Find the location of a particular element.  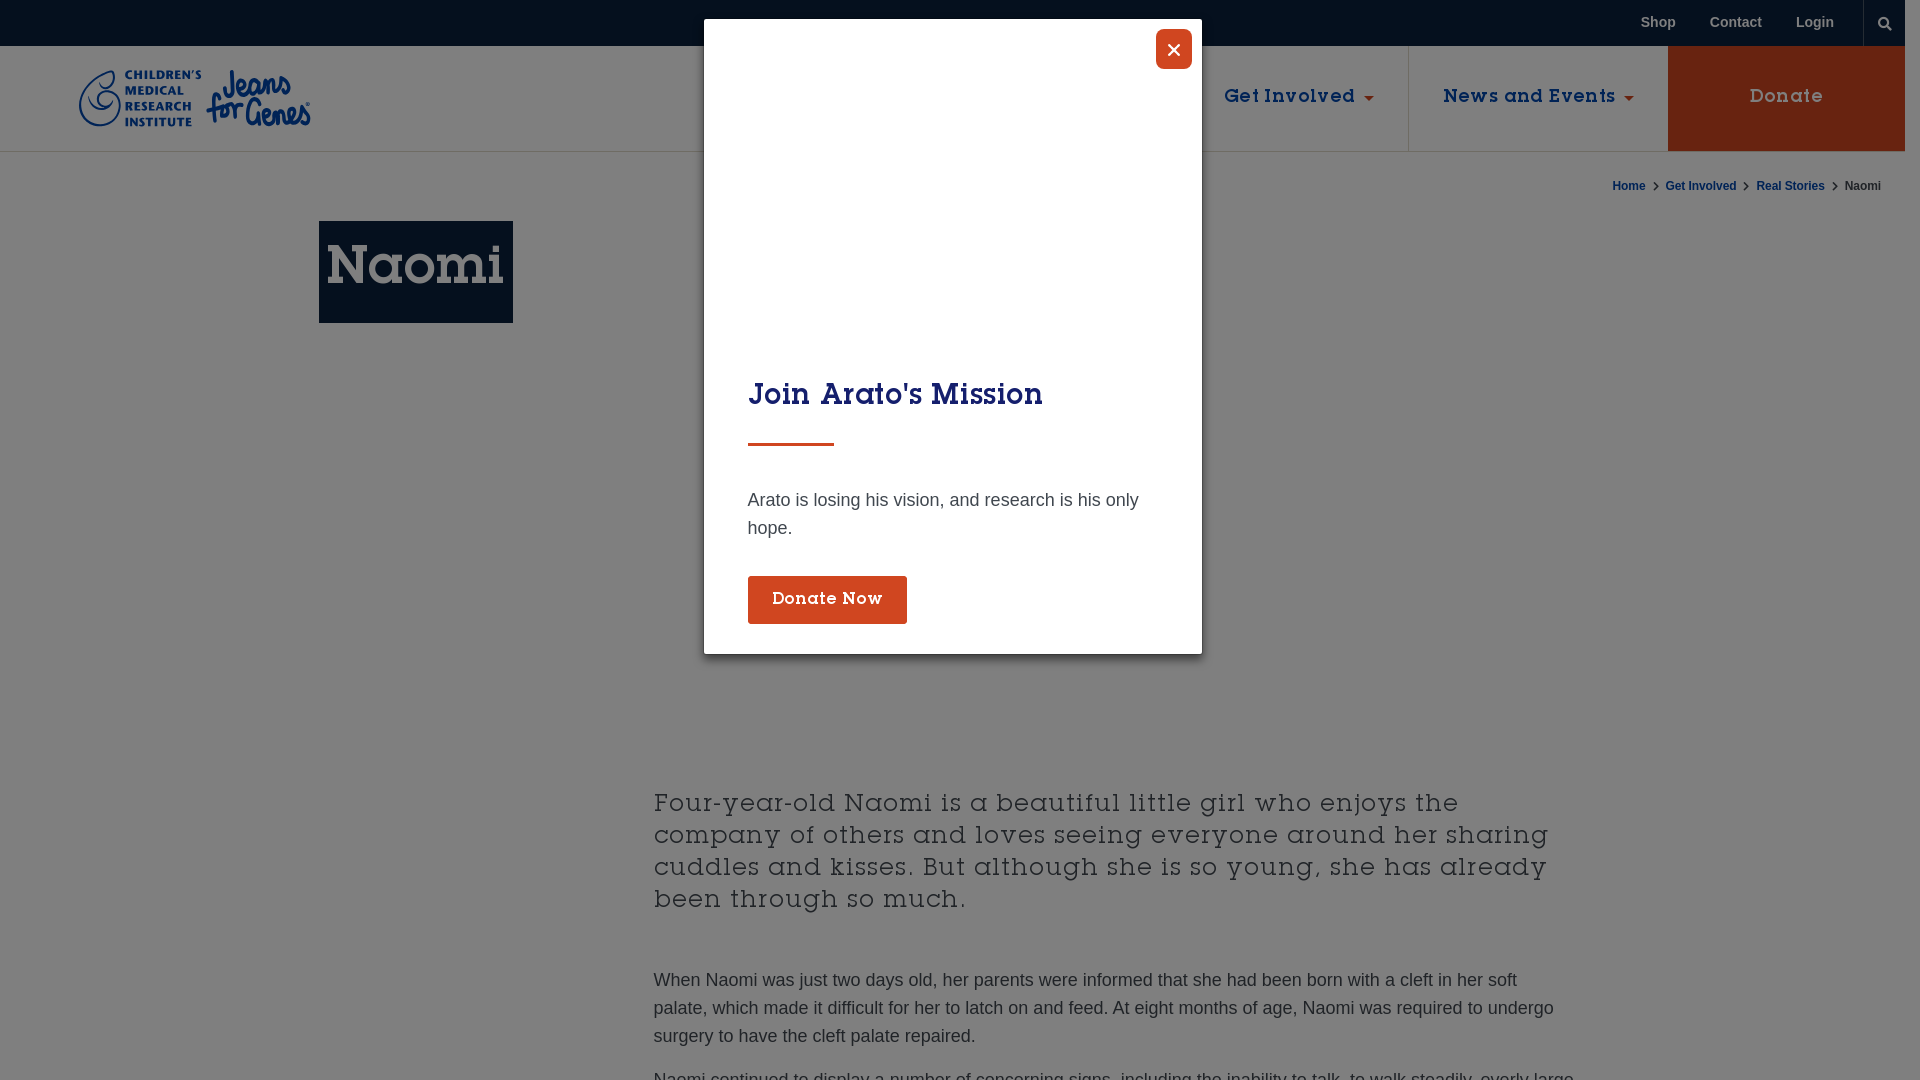

'Login' is located at coordinates (1814, 23).